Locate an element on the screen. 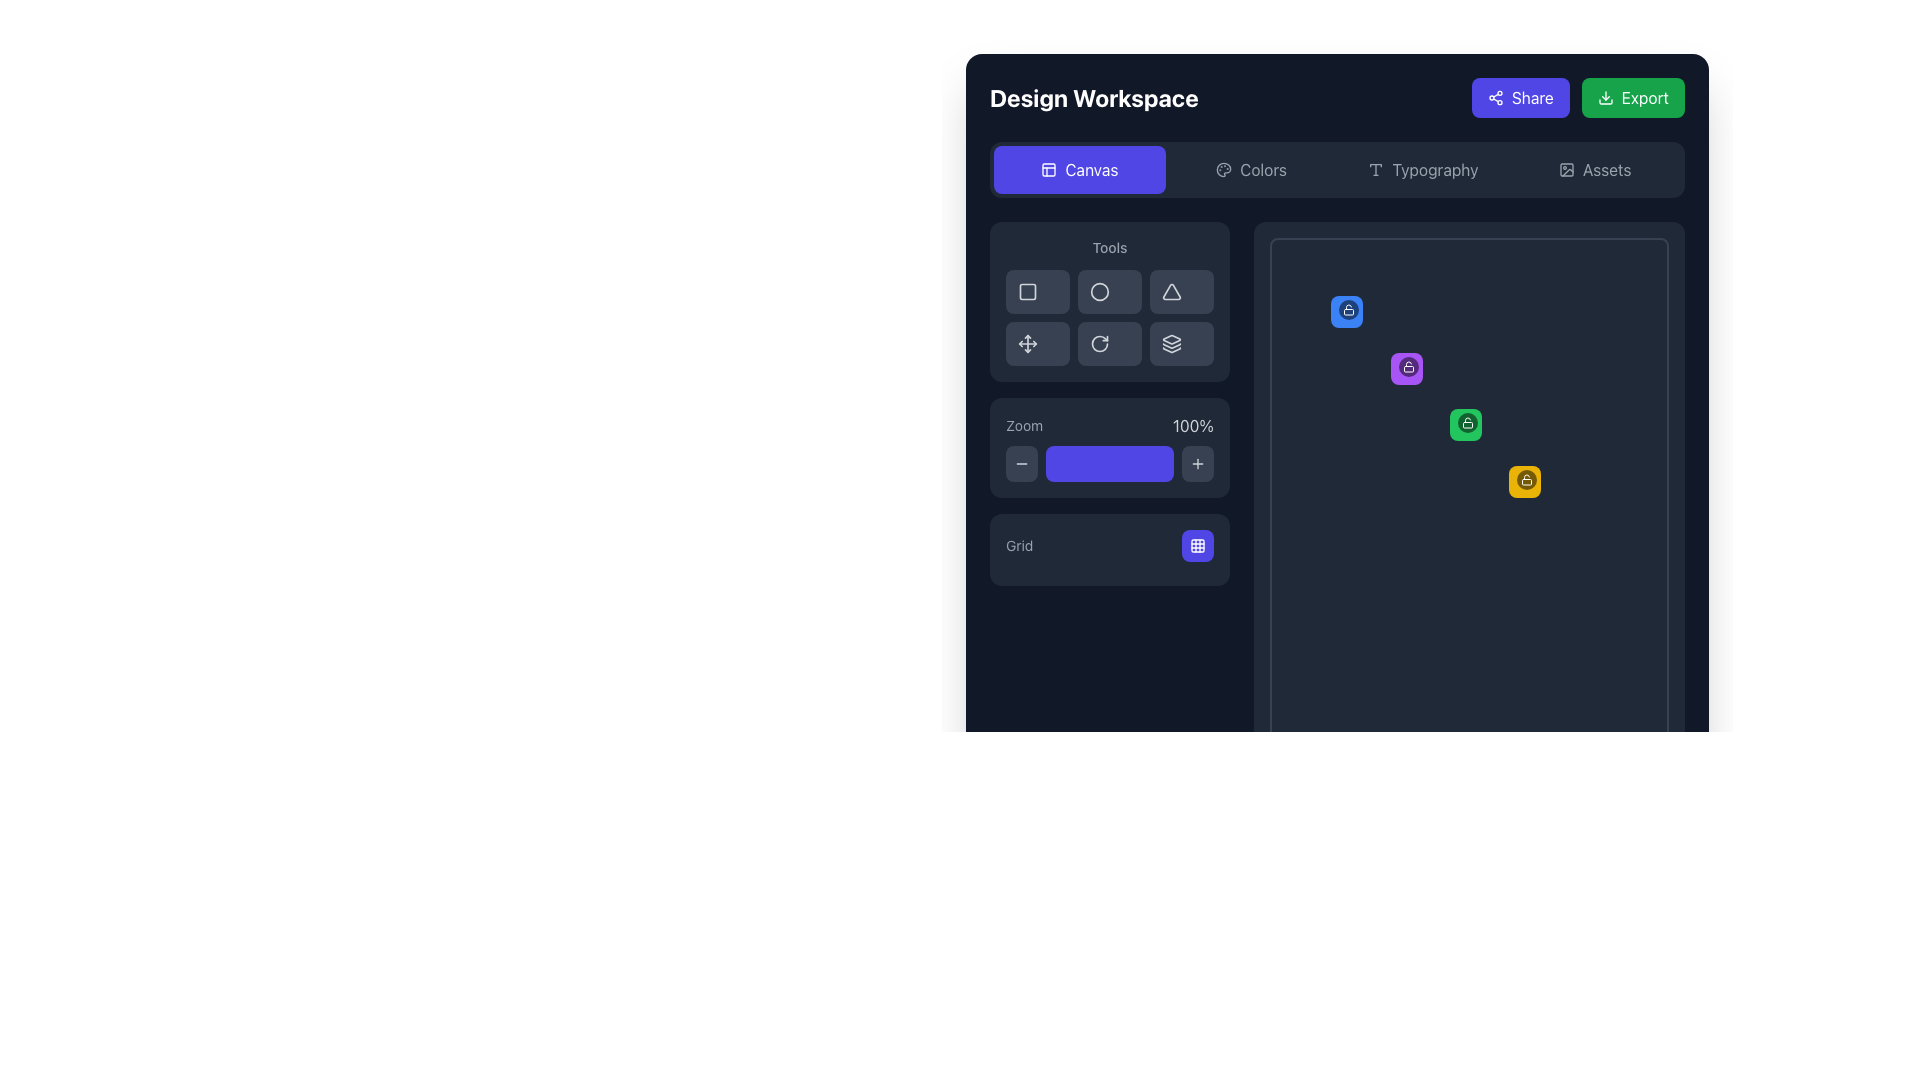 This screenshot has width=1920, height=1080. the decorative icon located to the left of the 'Colors' text label in the navigation bar is located at coordinates (1223, 168).